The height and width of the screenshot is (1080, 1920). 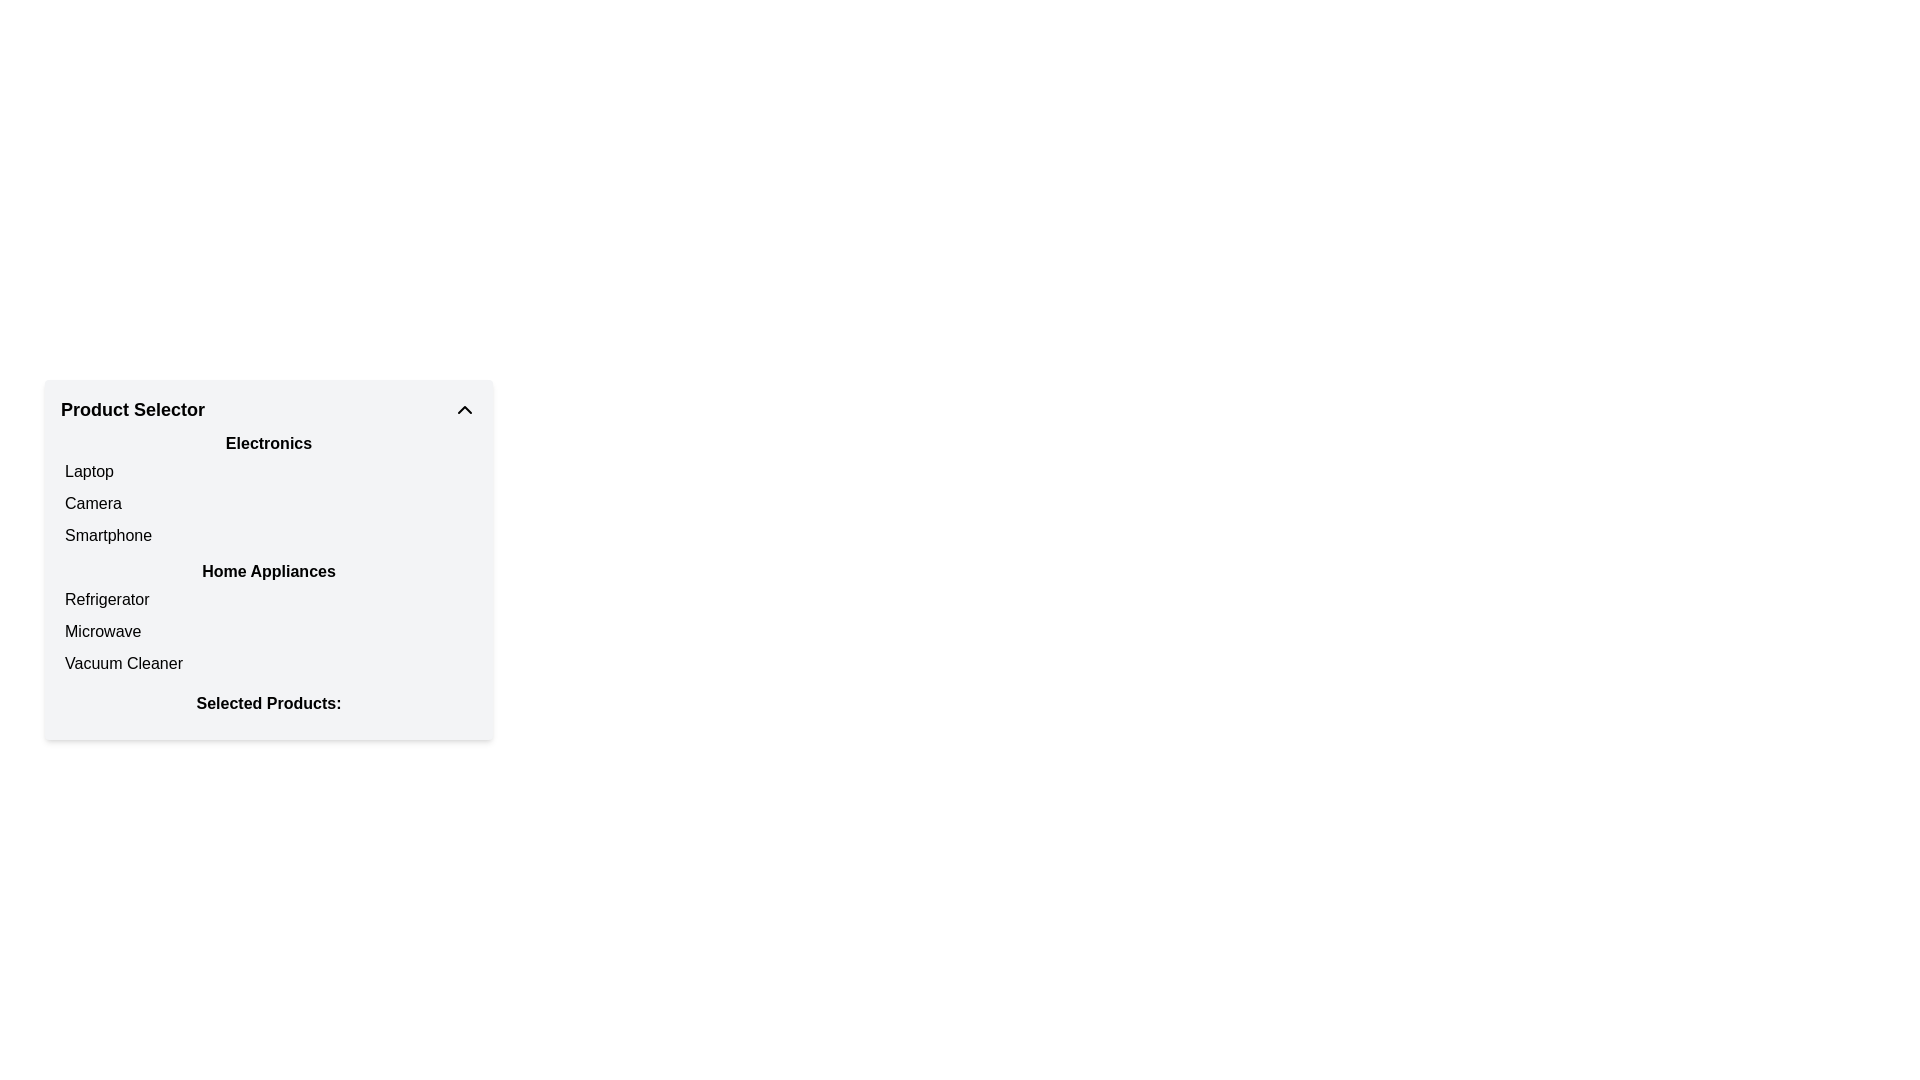 What do you see at coordinates (267, 599) in the screenshot?
I see `to select the 'Refrigerator' option from the list under the 'Home Appliances' section in the 'Product Selector'` at bounding box center [267, 599].